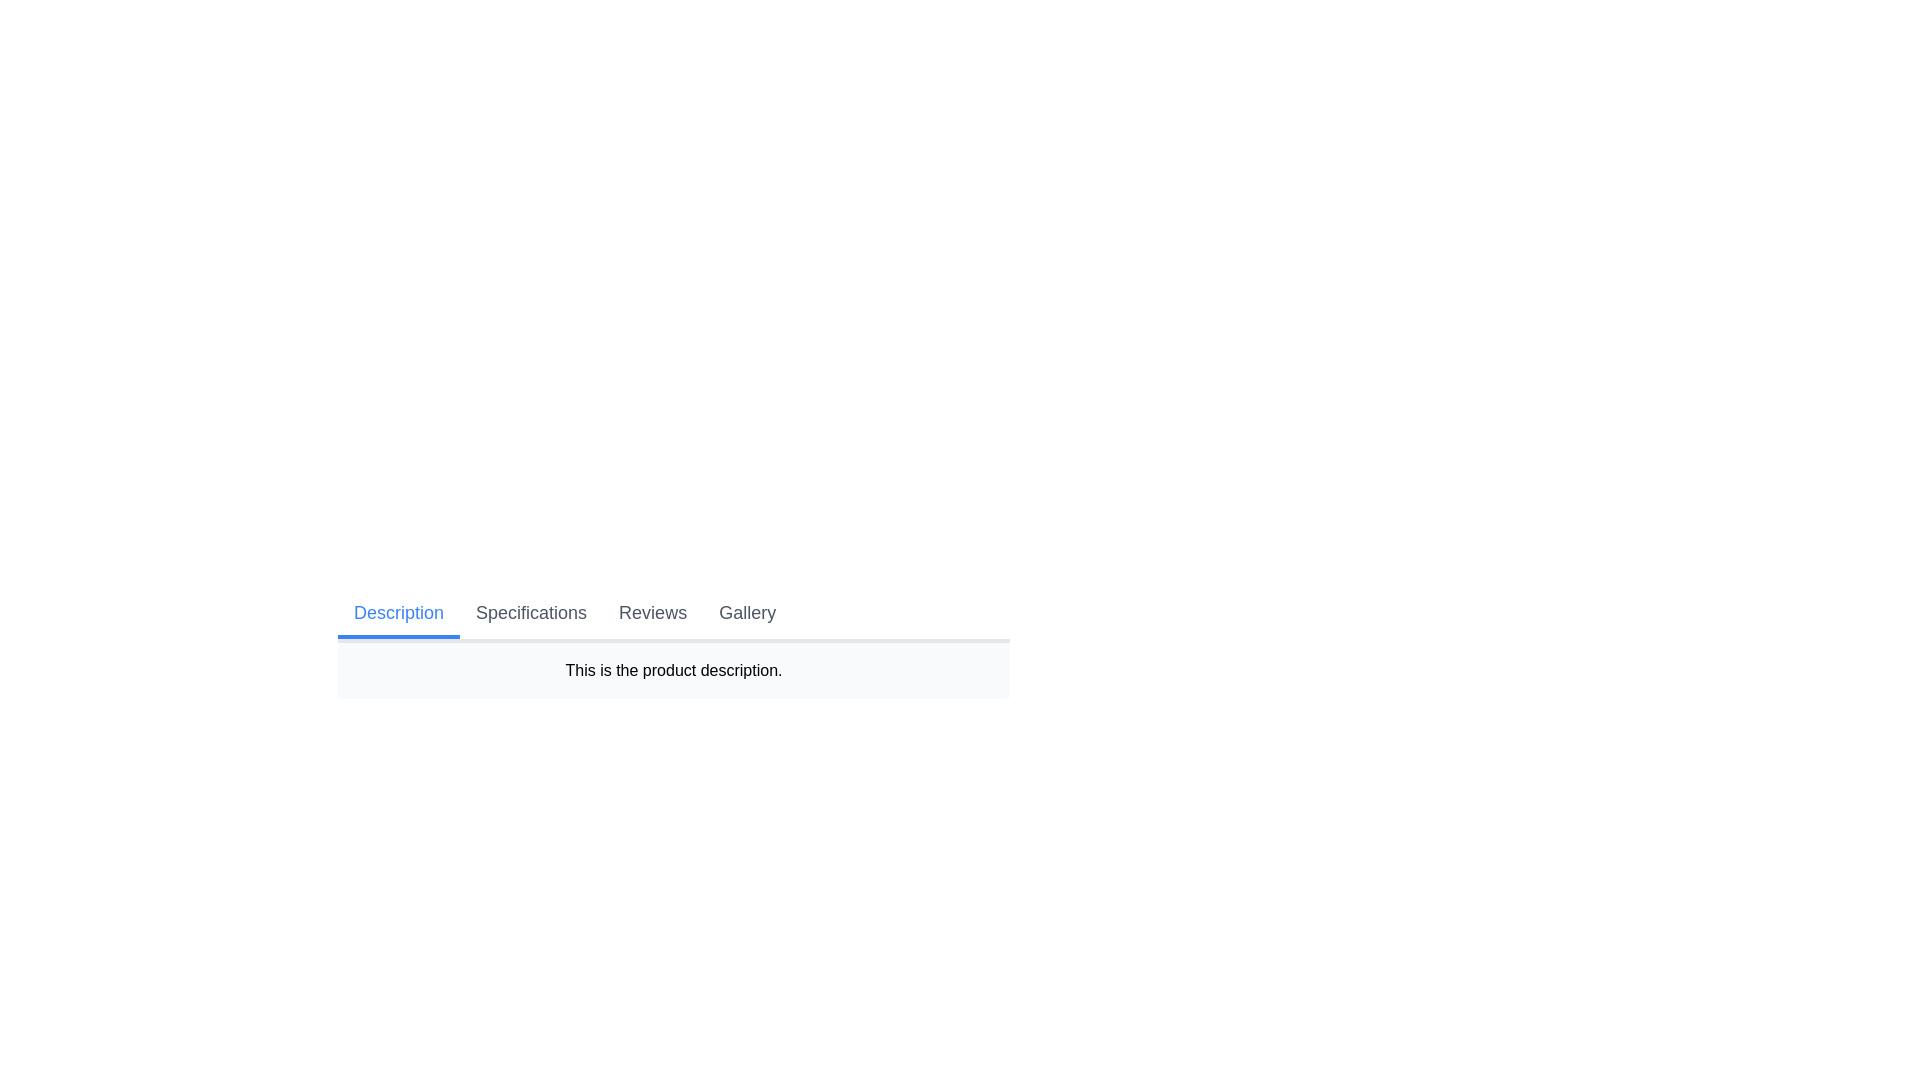  What do you see at coordinates (398, 613) in the screenshot?
I see `the tab labeled Description` at bounding box center [398, 613].